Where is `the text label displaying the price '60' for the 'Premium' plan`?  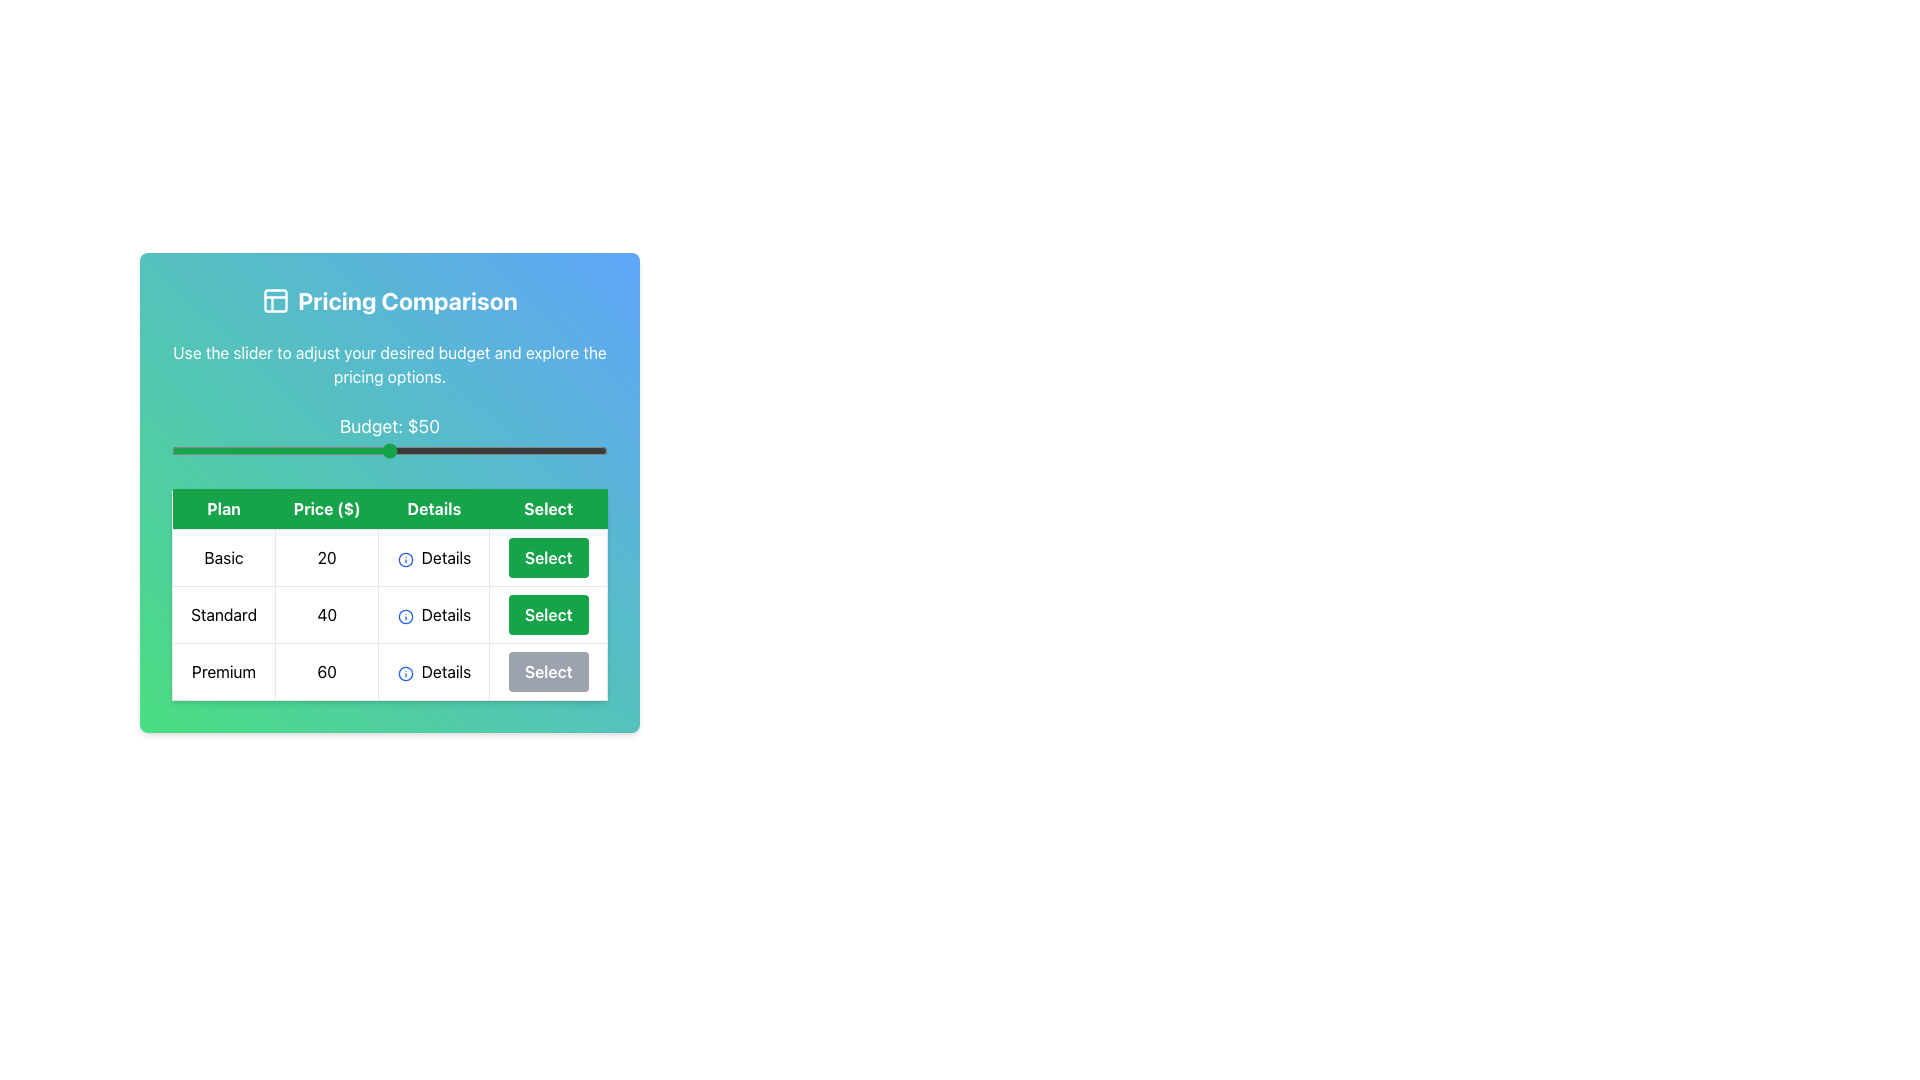 the text label displaying the price '60' for the 'Premium' plan is located at coordinates (327, 671).